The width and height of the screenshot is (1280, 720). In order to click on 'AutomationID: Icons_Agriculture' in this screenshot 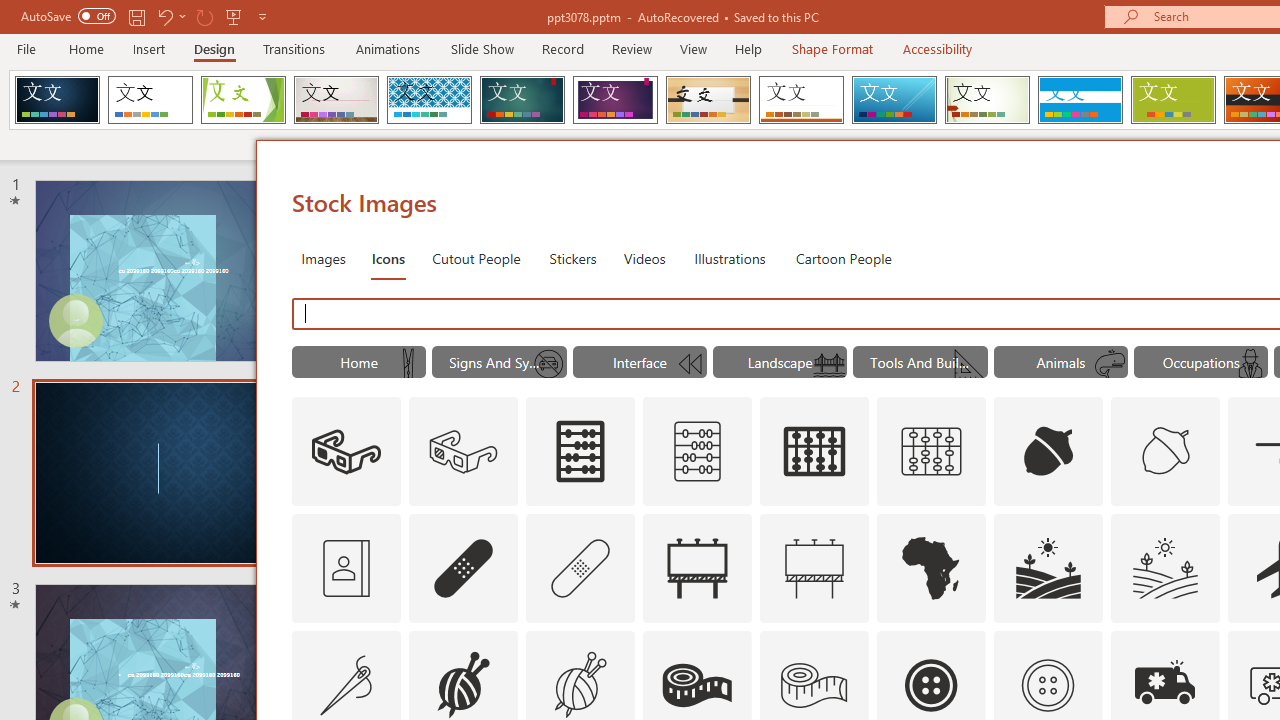, I will do `click(1047, 568)`.